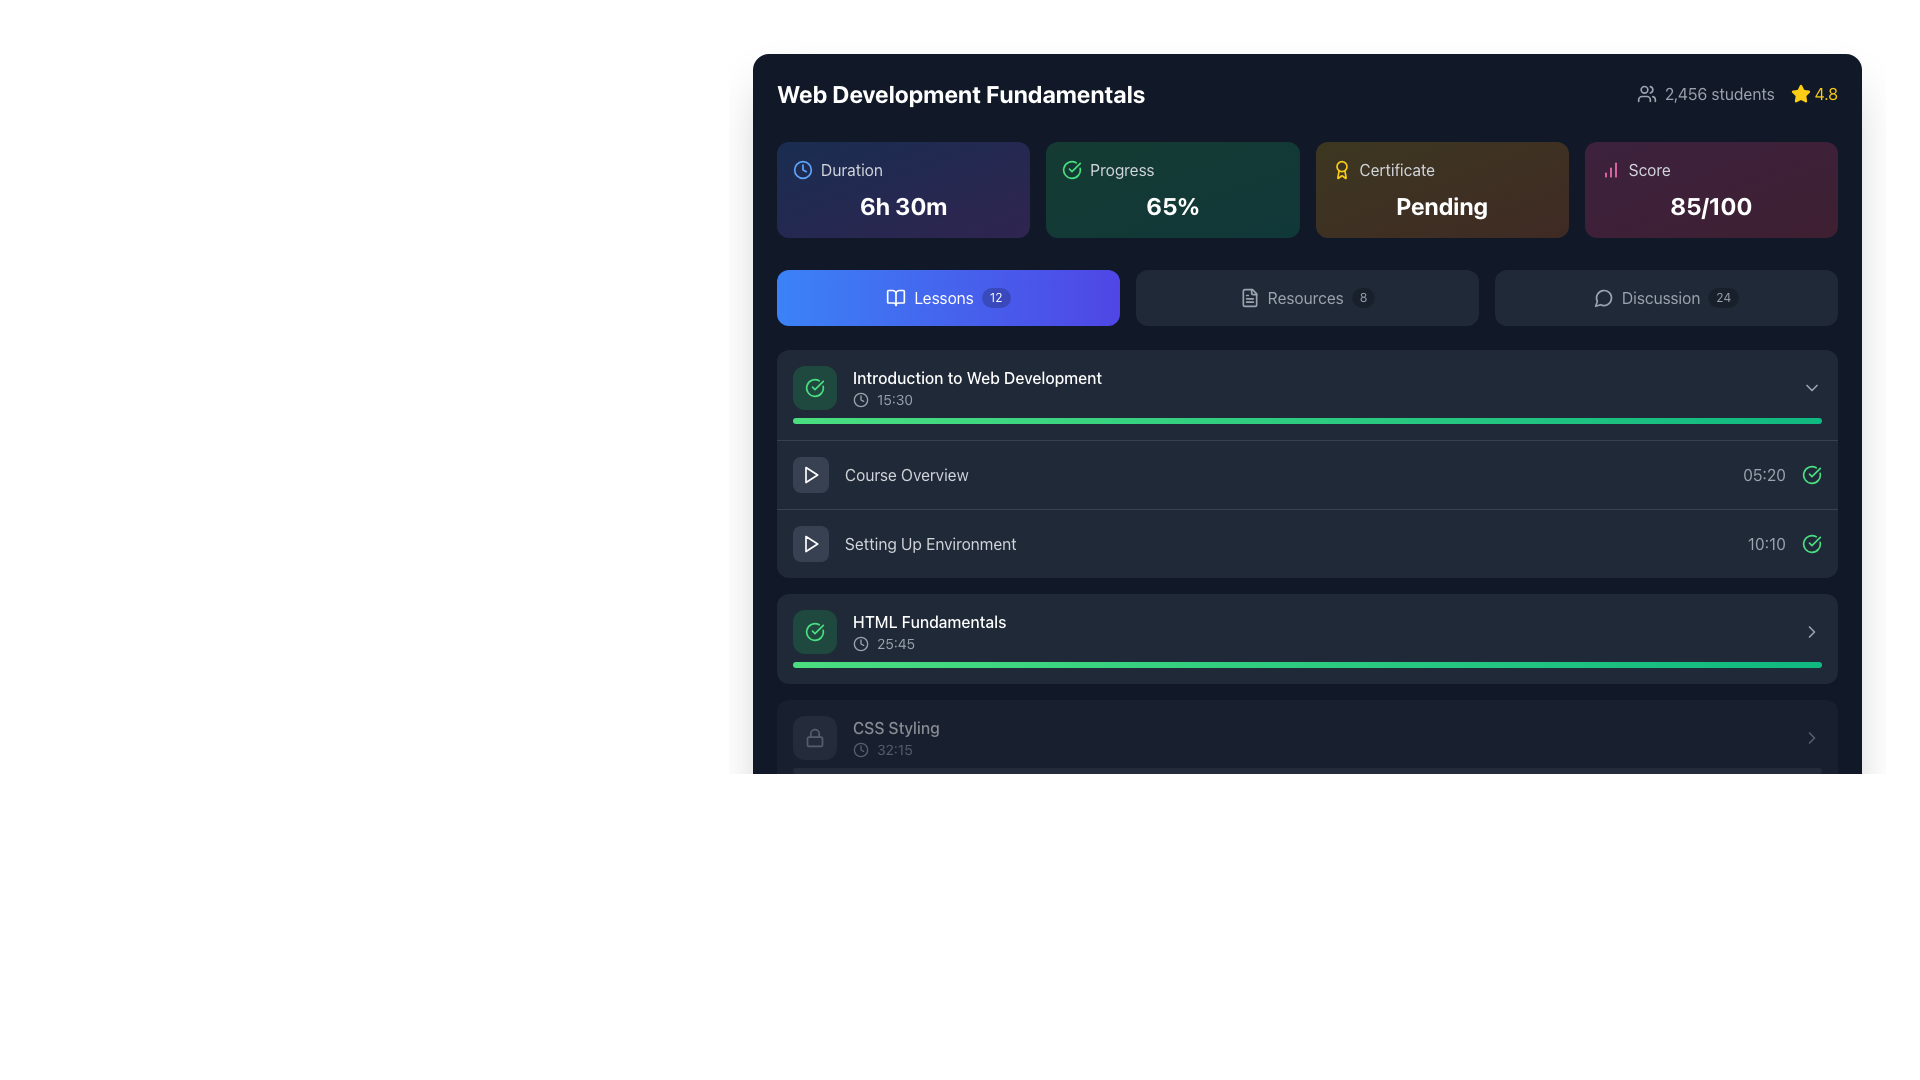  What do you see at coordinates (977, 388) in the screenshot?
I see `the lesson entry text representing a lesson in the course module` at bounding box center [977, 388].